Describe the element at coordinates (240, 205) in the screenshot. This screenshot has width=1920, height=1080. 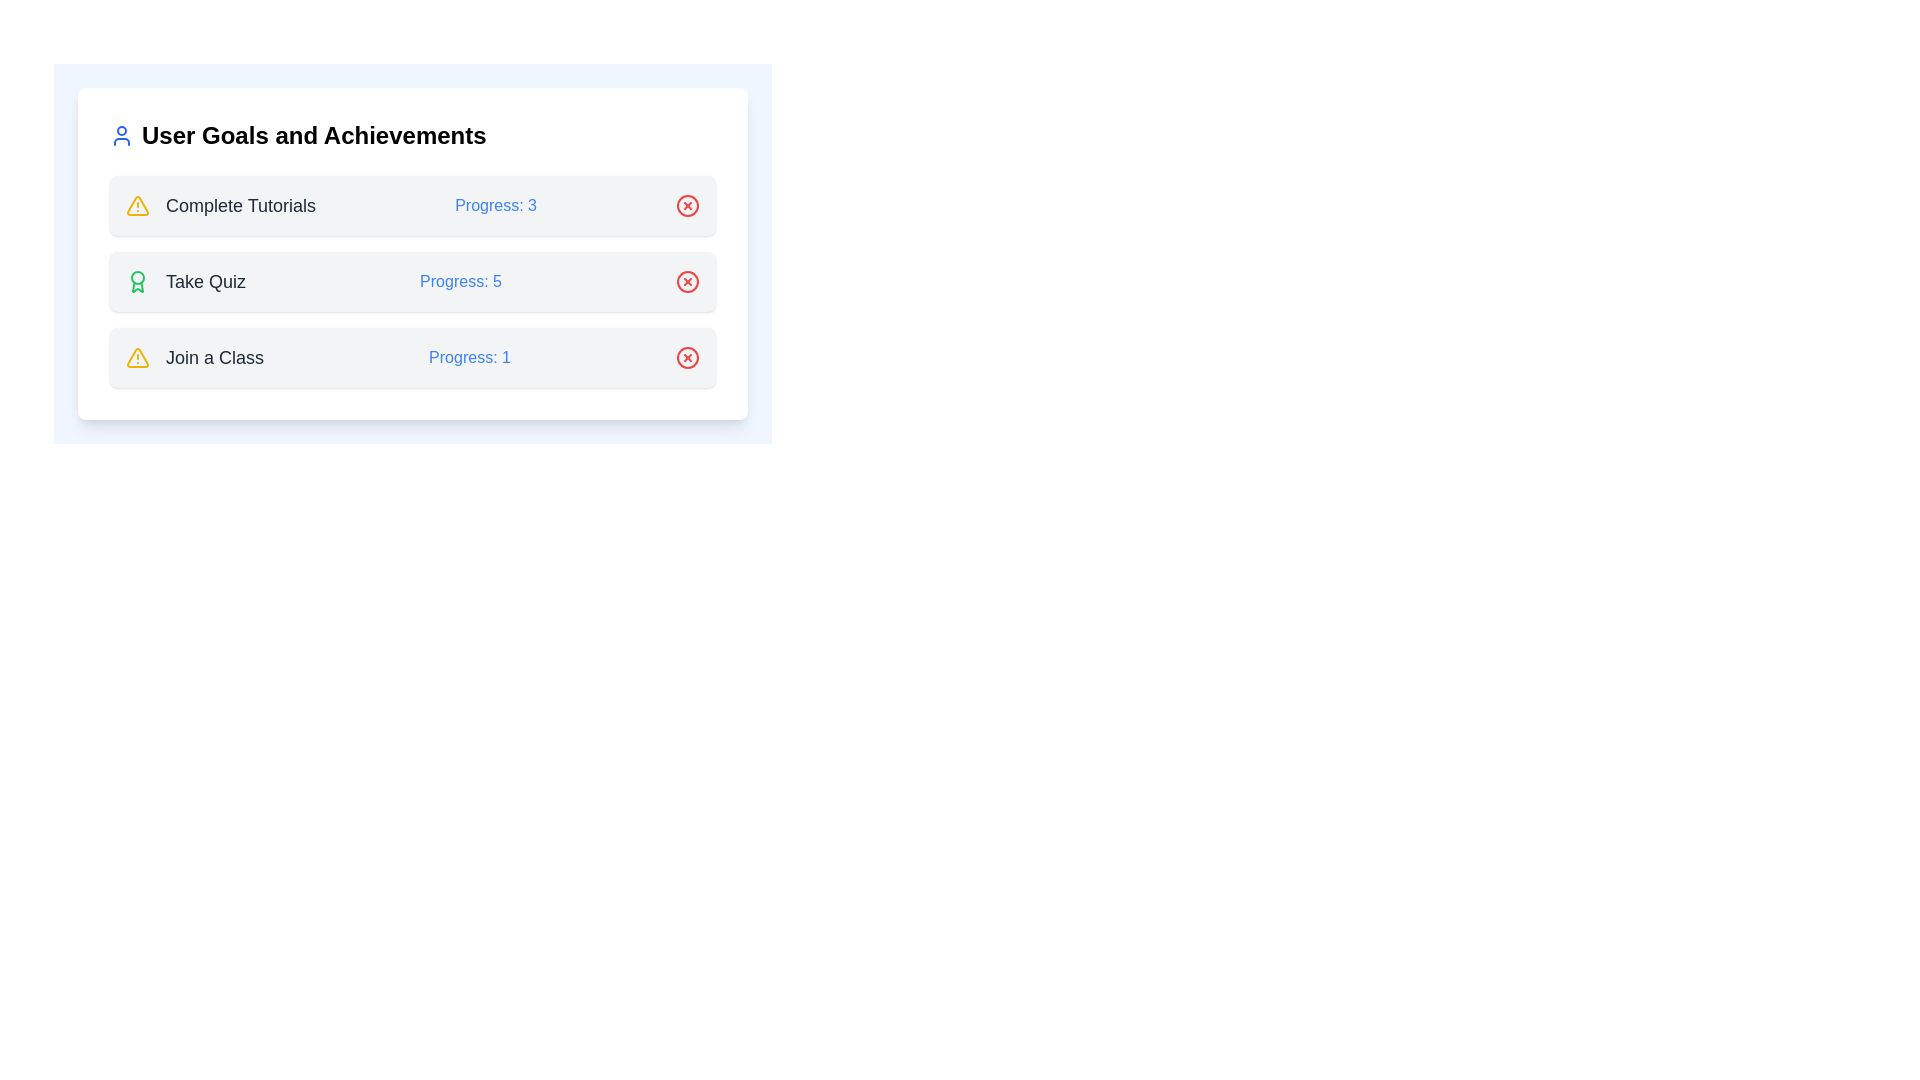
I see `the text label 'Complete Tutorials', which is the first item in the user goals list within the 'User Goals and Achievements' card` at that location.